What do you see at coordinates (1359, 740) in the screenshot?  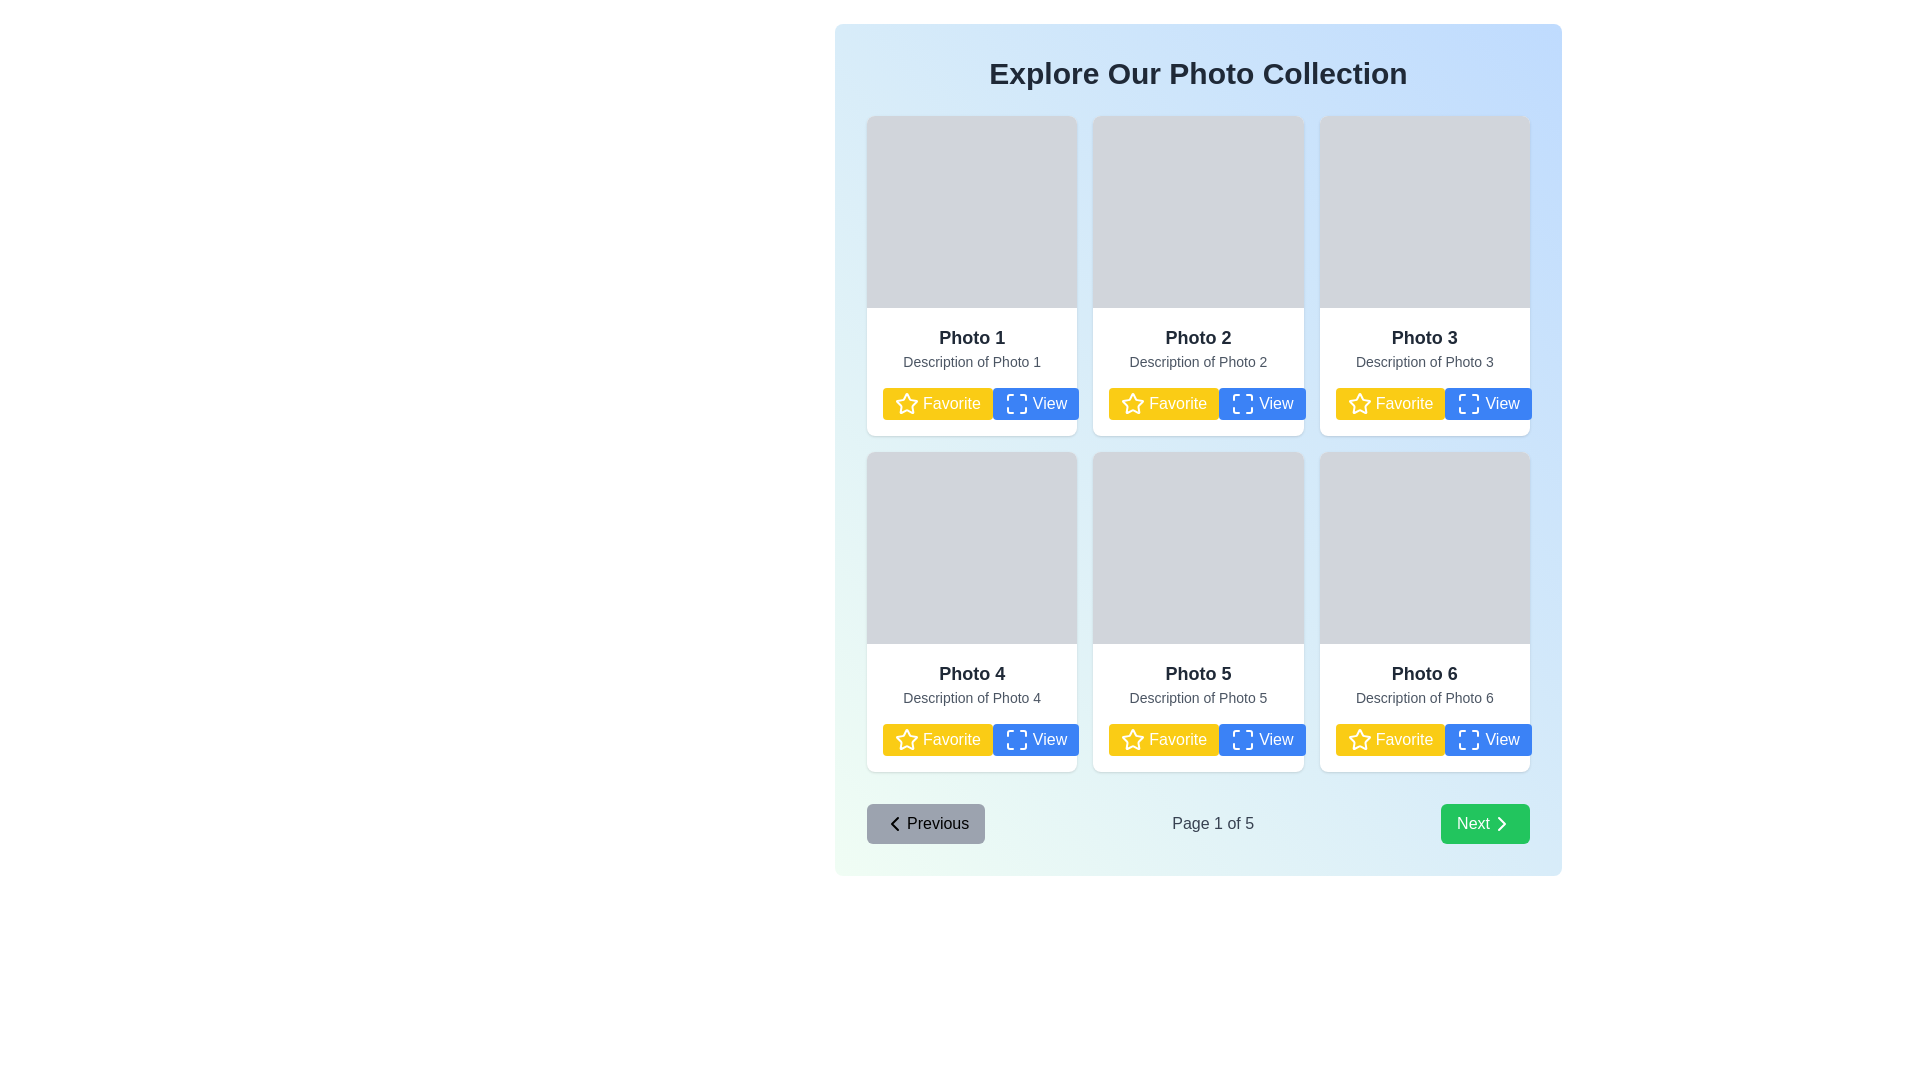 I see `the 'Favorite' star icon located to the left of the text 'Favorite' within its button at the bottom of the sixth photo in the grid` at bounding box center [1359, 740].